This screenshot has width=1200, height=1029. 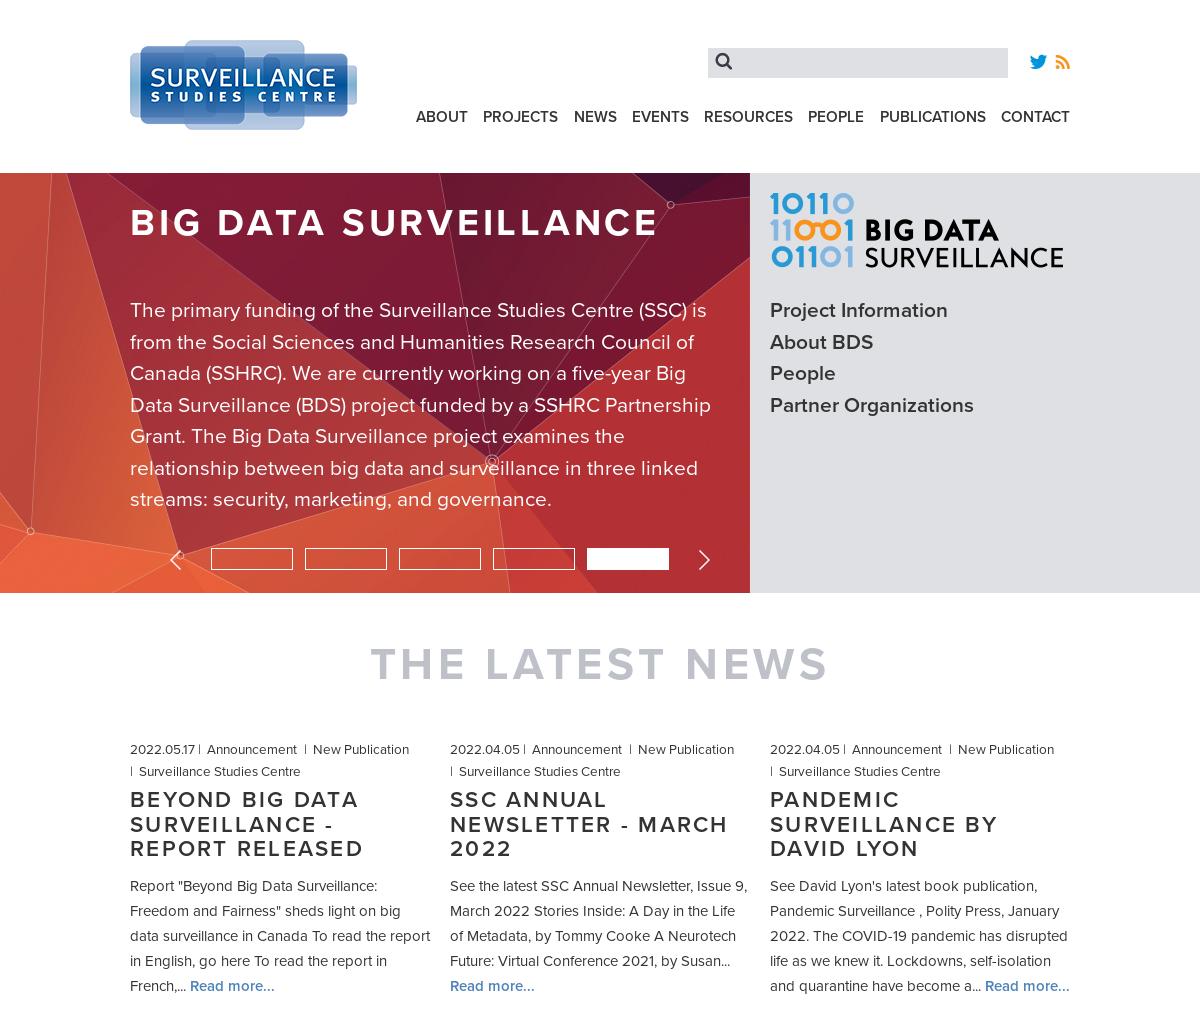 What do you see at coordinates (835, 115) in the screenshot?
I see `'People'` at bounding box center [835, 115].